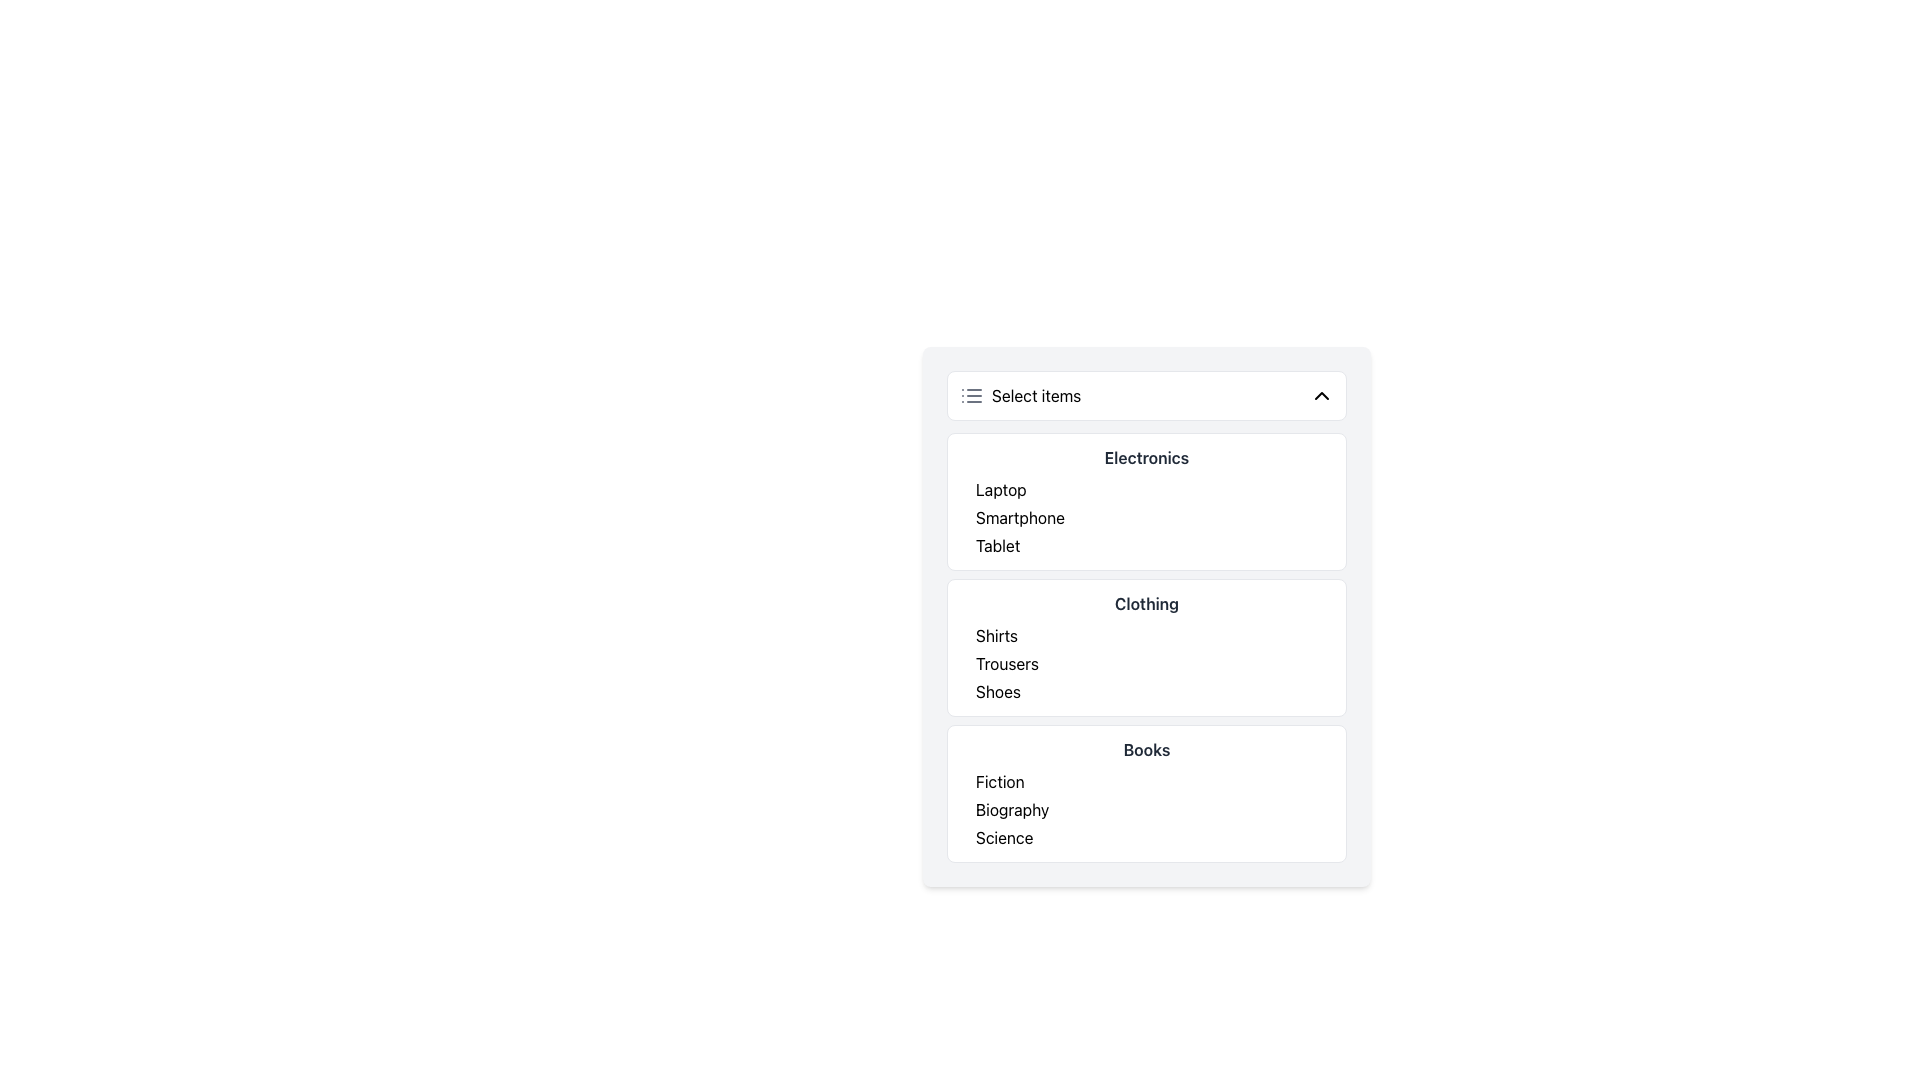 This screenshot has width=1920, height=1080. I want to click on the list icon located in the upper left corner of the header bar, which consists of three horizontal lines and is positioned to the left of the 'Select items' text, so click(971, 396).